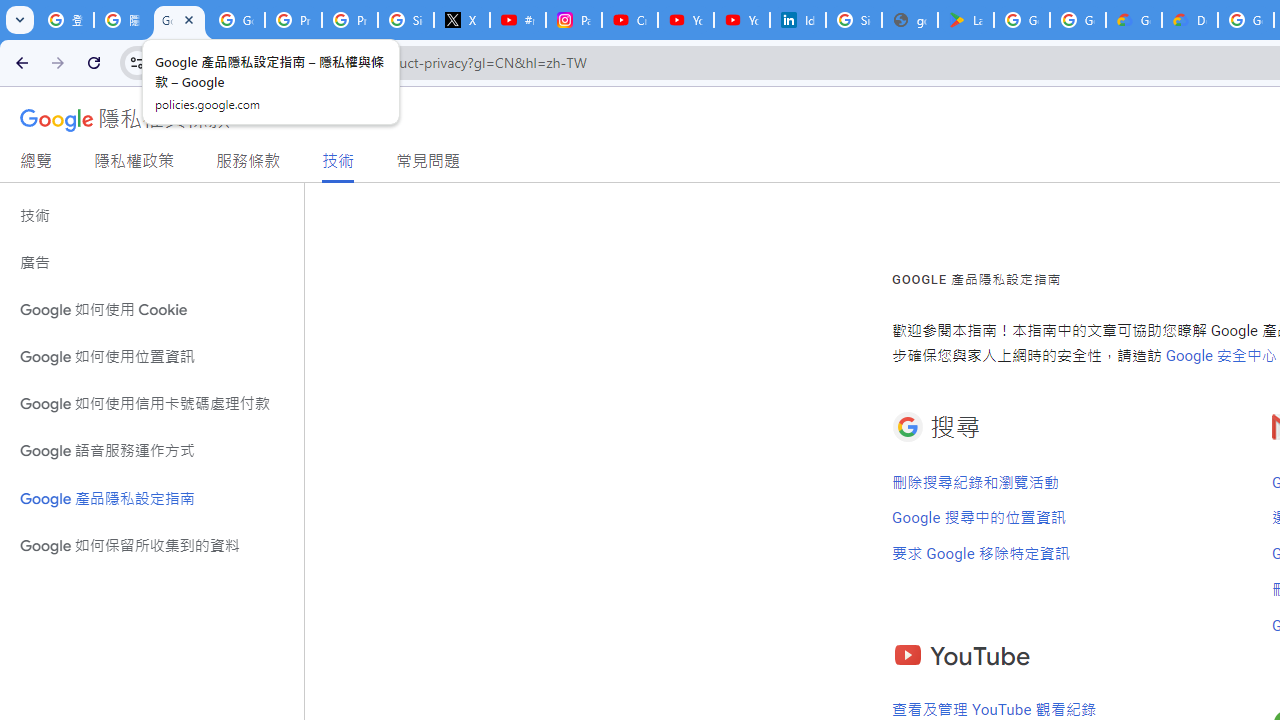 The height and width of the screenshot is (720, 1280). Describe the element at coordinates (350, 20) in the screenshot. I see `'Privacy Help Center - Policies Help'` at that location.